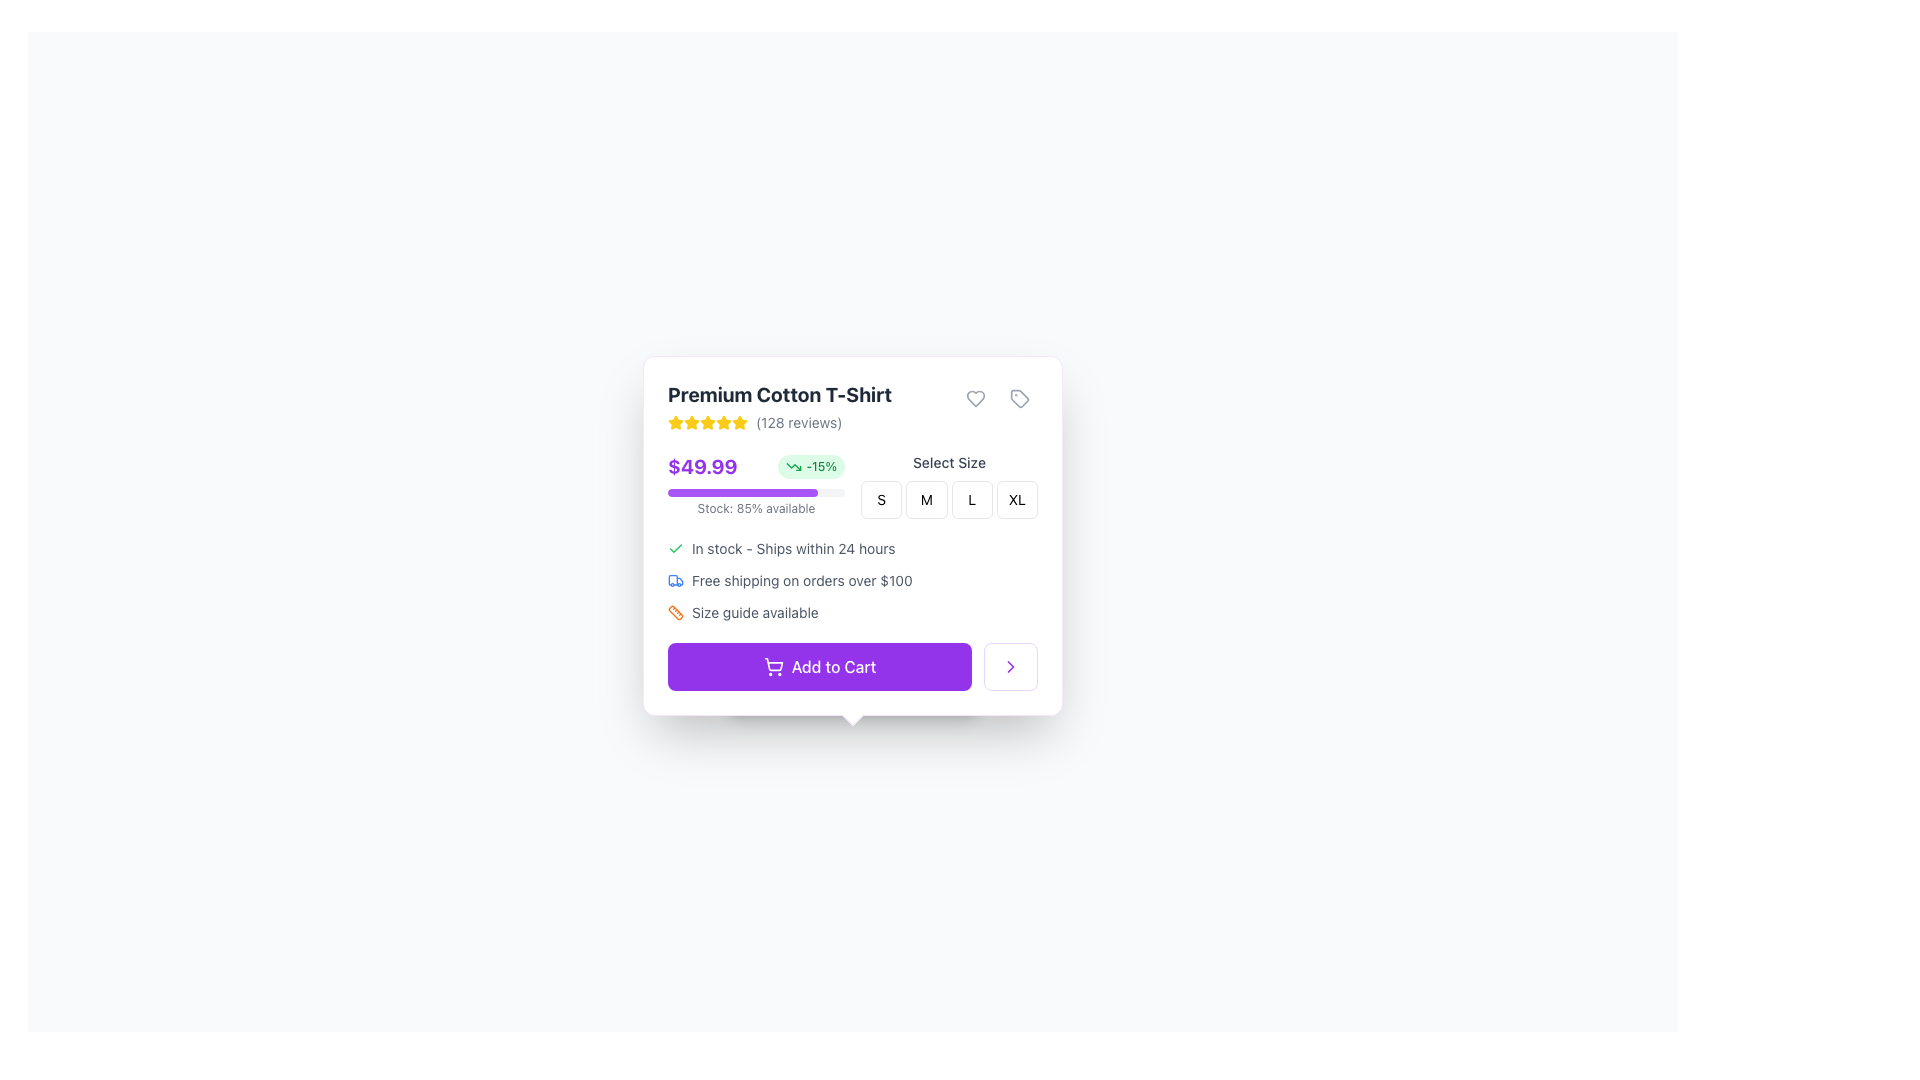 The width and height of the screenshot is (1920, 1080). What do you see at coordinates (738, 421) in the screenshot?
I see `the first star graphic in the rating system for the 'Premium Cotton T-Shirt' located directly under the title` at bounding box center [738, 421].